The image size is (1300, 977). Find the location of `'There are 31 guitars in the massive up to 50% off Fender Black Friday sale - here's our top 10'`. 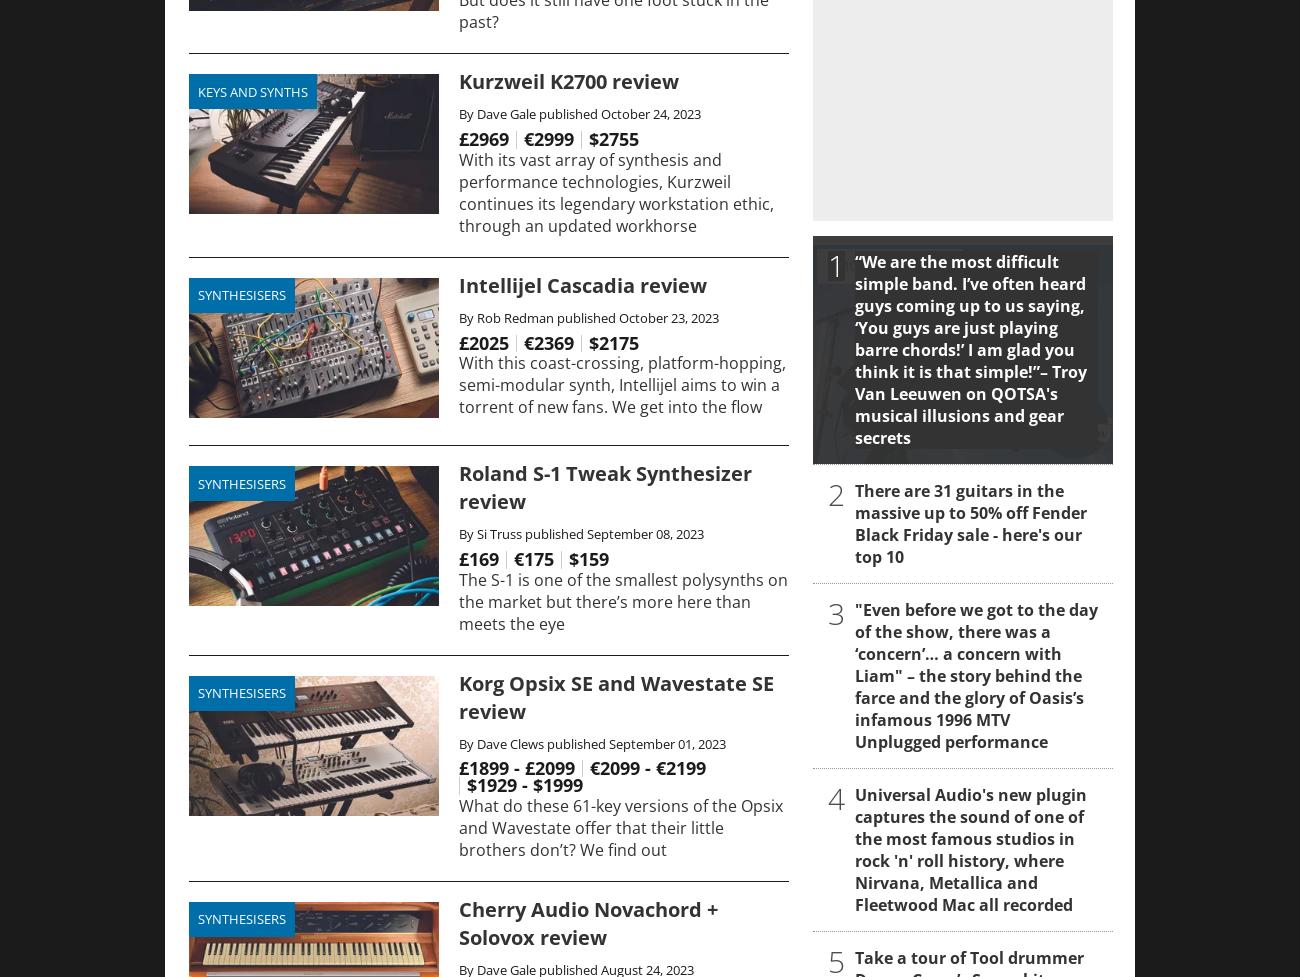

'There are 31 guitars in the massive up to 50% off Fender Black Friday sale - here's our top 10' is located at coordinates (970, 522).